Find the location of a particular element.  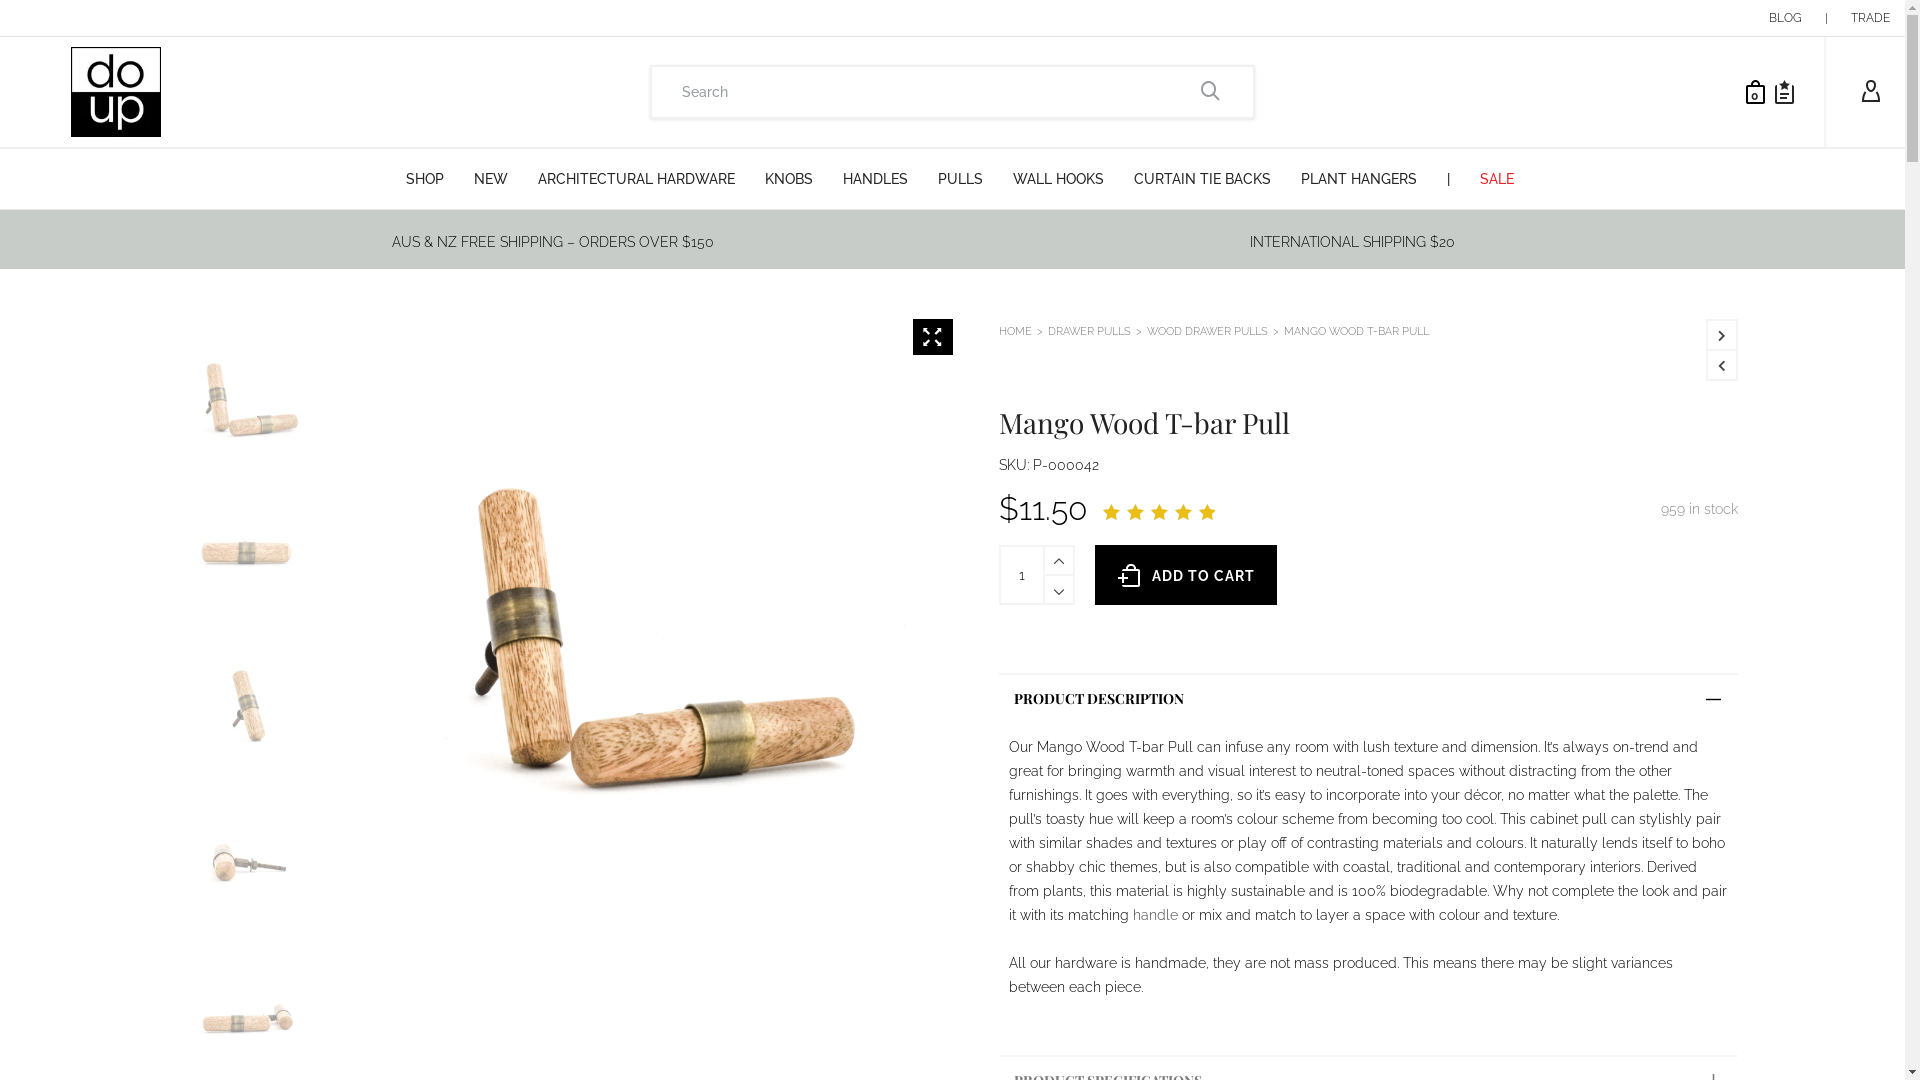

'DRAWER PULLS' is located at coordinates (1088, 330).